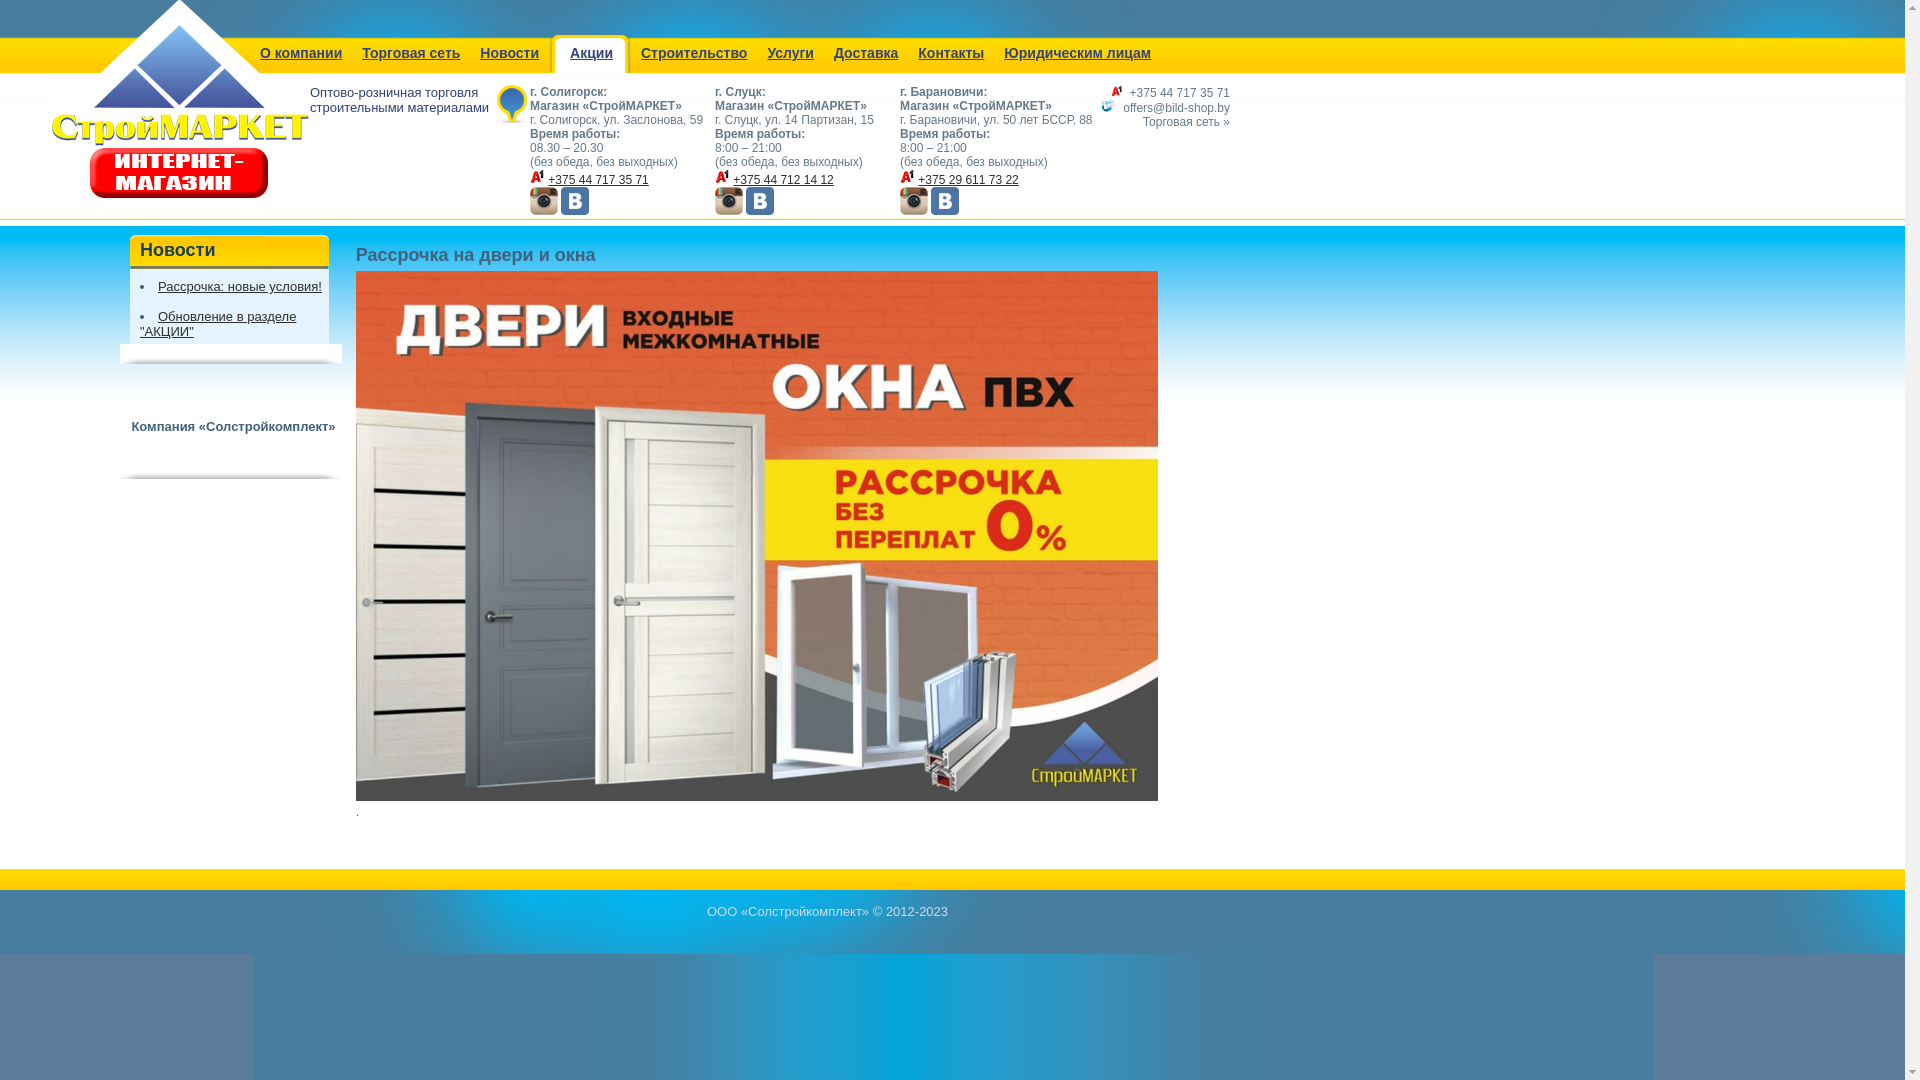 The width and height of the screenshot is (1920, 1080). Describe the element at coordinates (916, 180) in the screenshot. I see `'+375 29 611 73 22'` at that location.